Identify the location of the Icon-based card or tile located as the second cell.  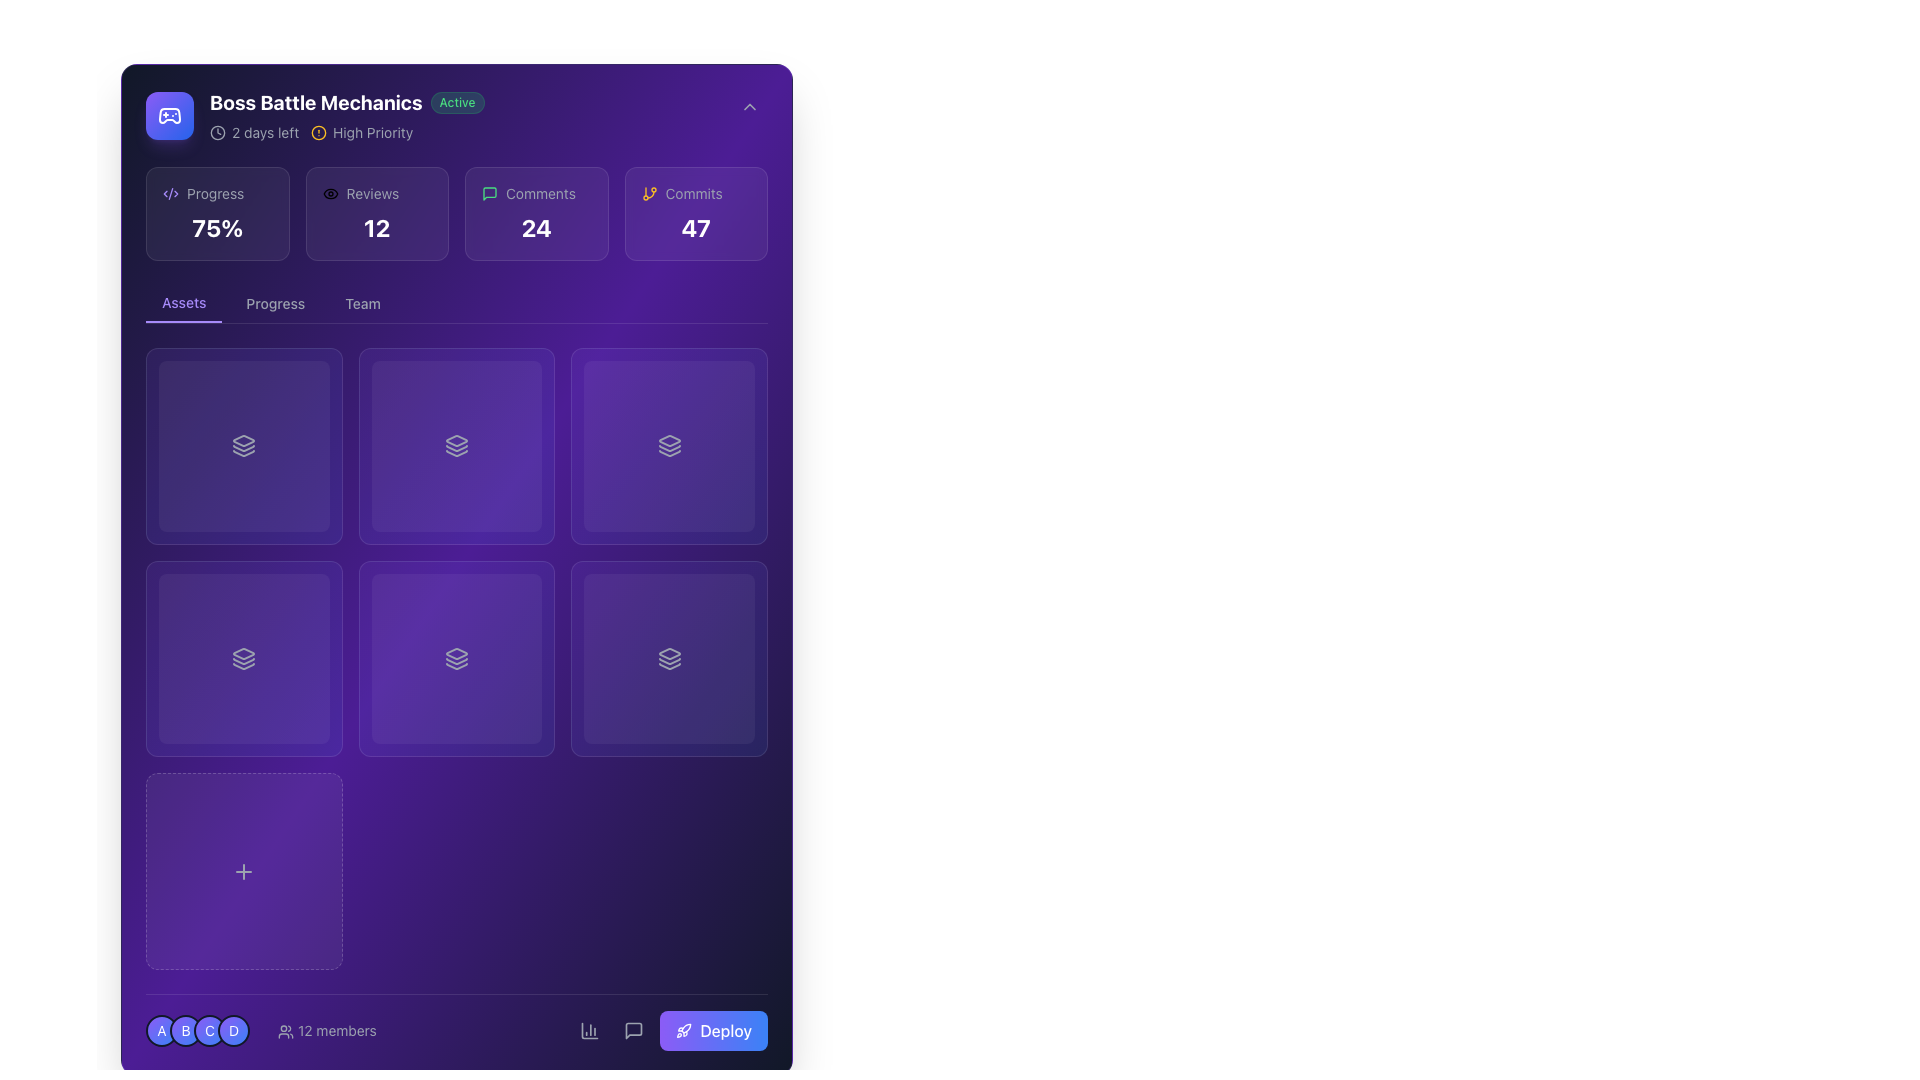
(243, 659).